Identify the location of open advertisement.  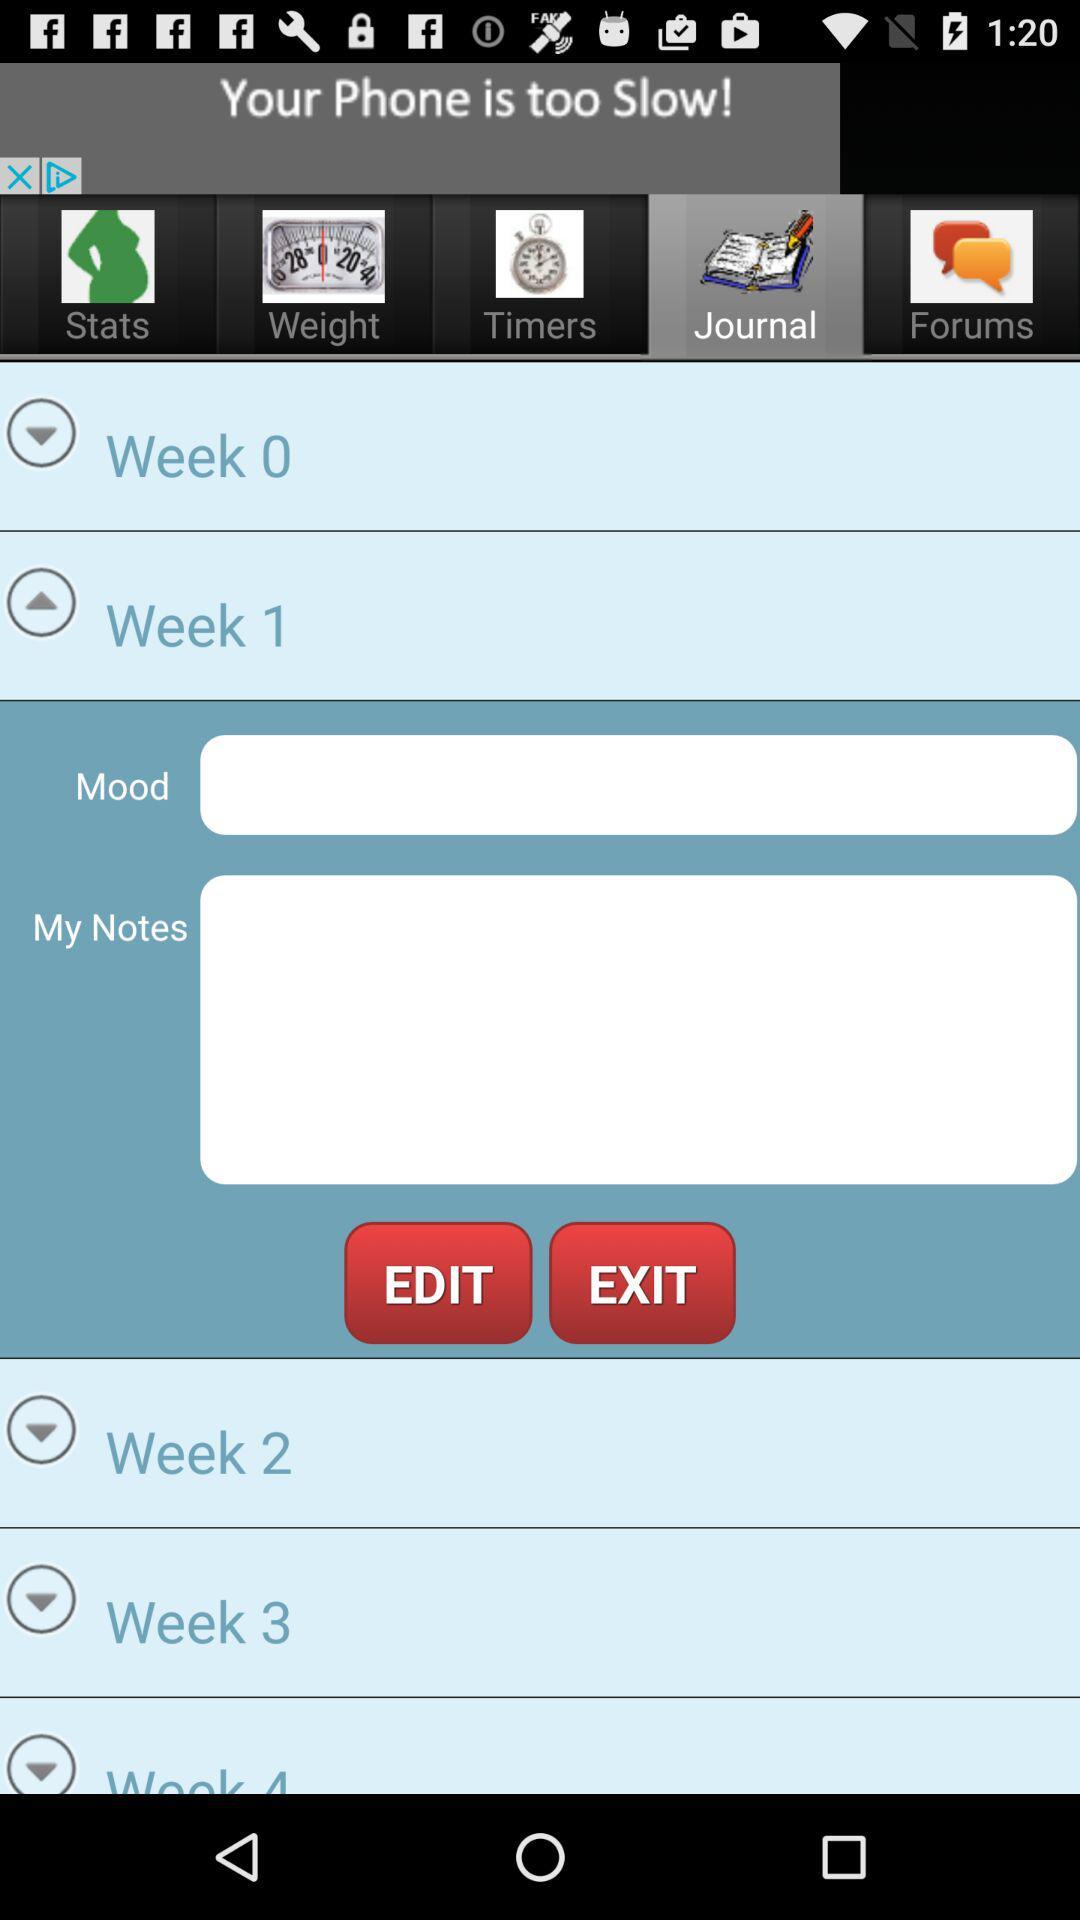
(419, 127).